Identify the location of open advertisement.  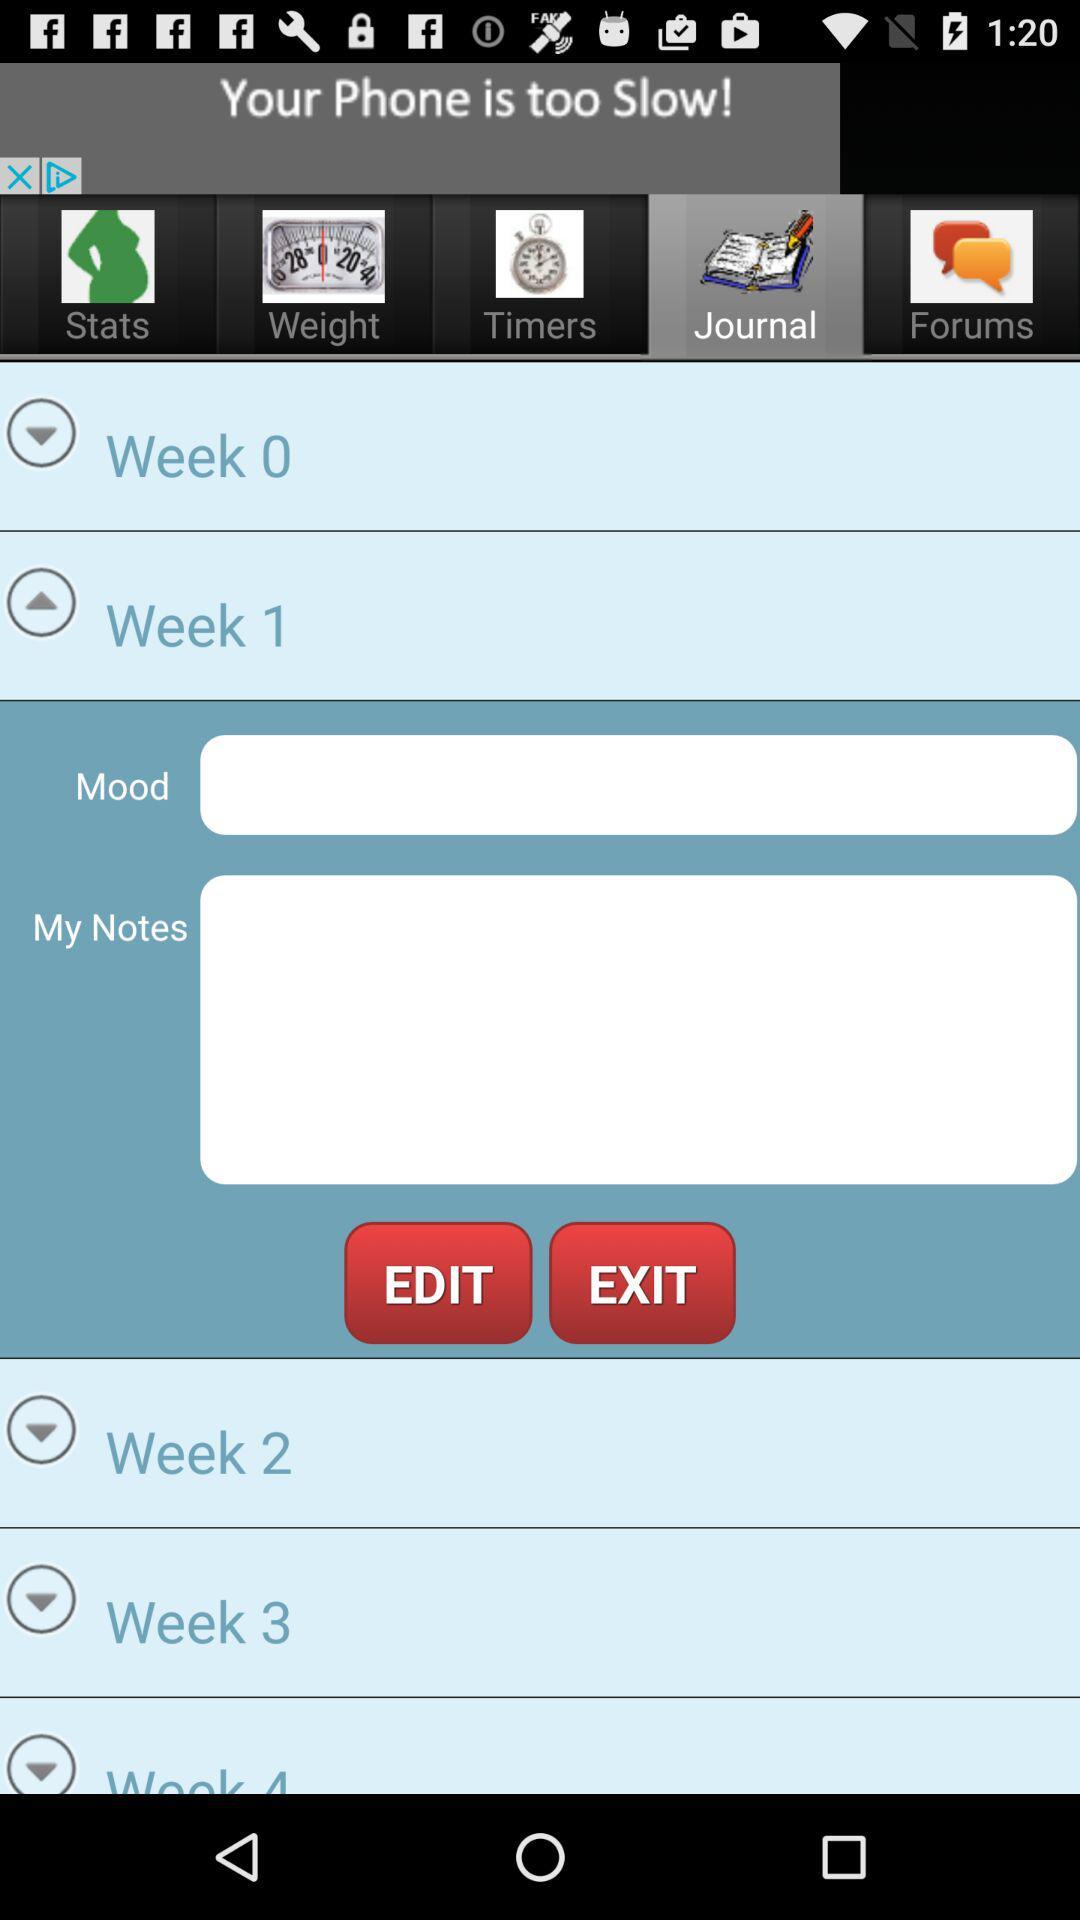
(419, 127).